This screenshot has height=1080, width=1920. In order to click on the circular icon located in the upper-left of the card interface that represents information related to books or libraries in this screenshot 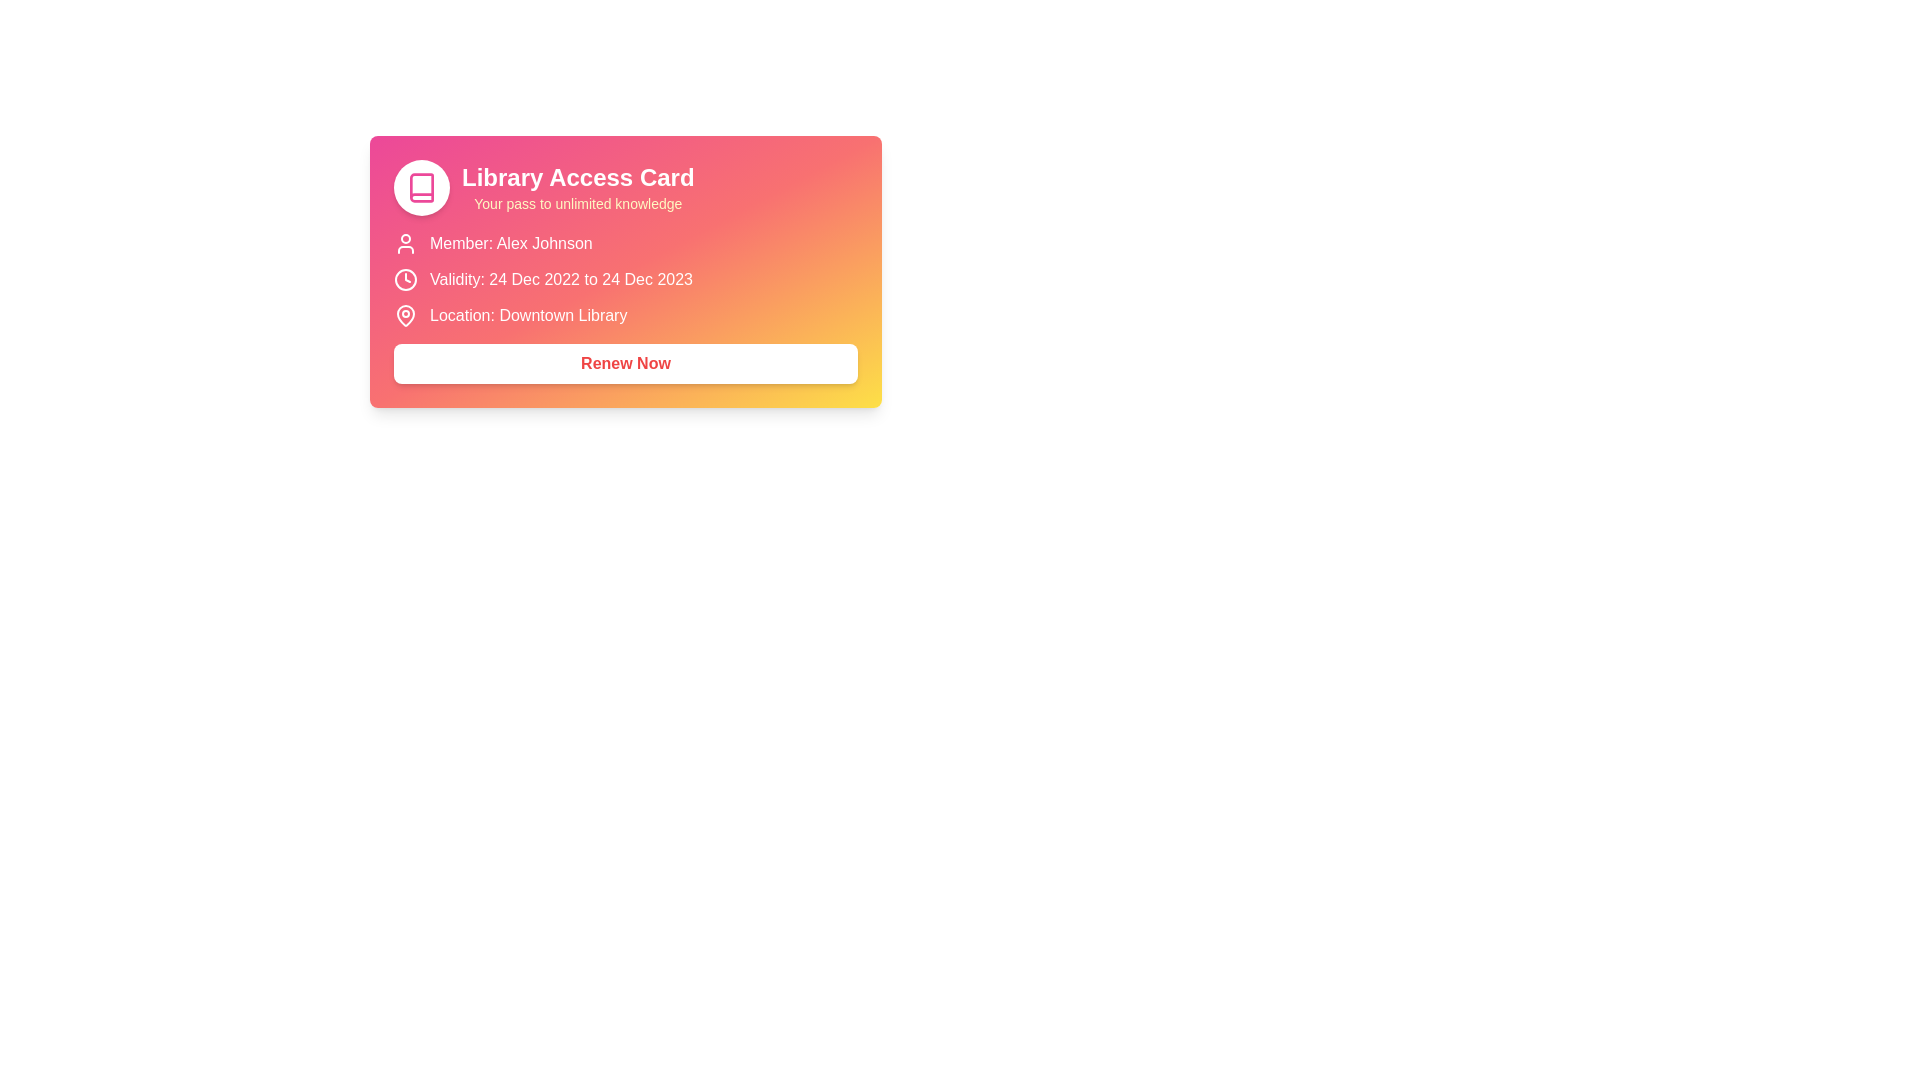, I will do `click(421, 188)`.